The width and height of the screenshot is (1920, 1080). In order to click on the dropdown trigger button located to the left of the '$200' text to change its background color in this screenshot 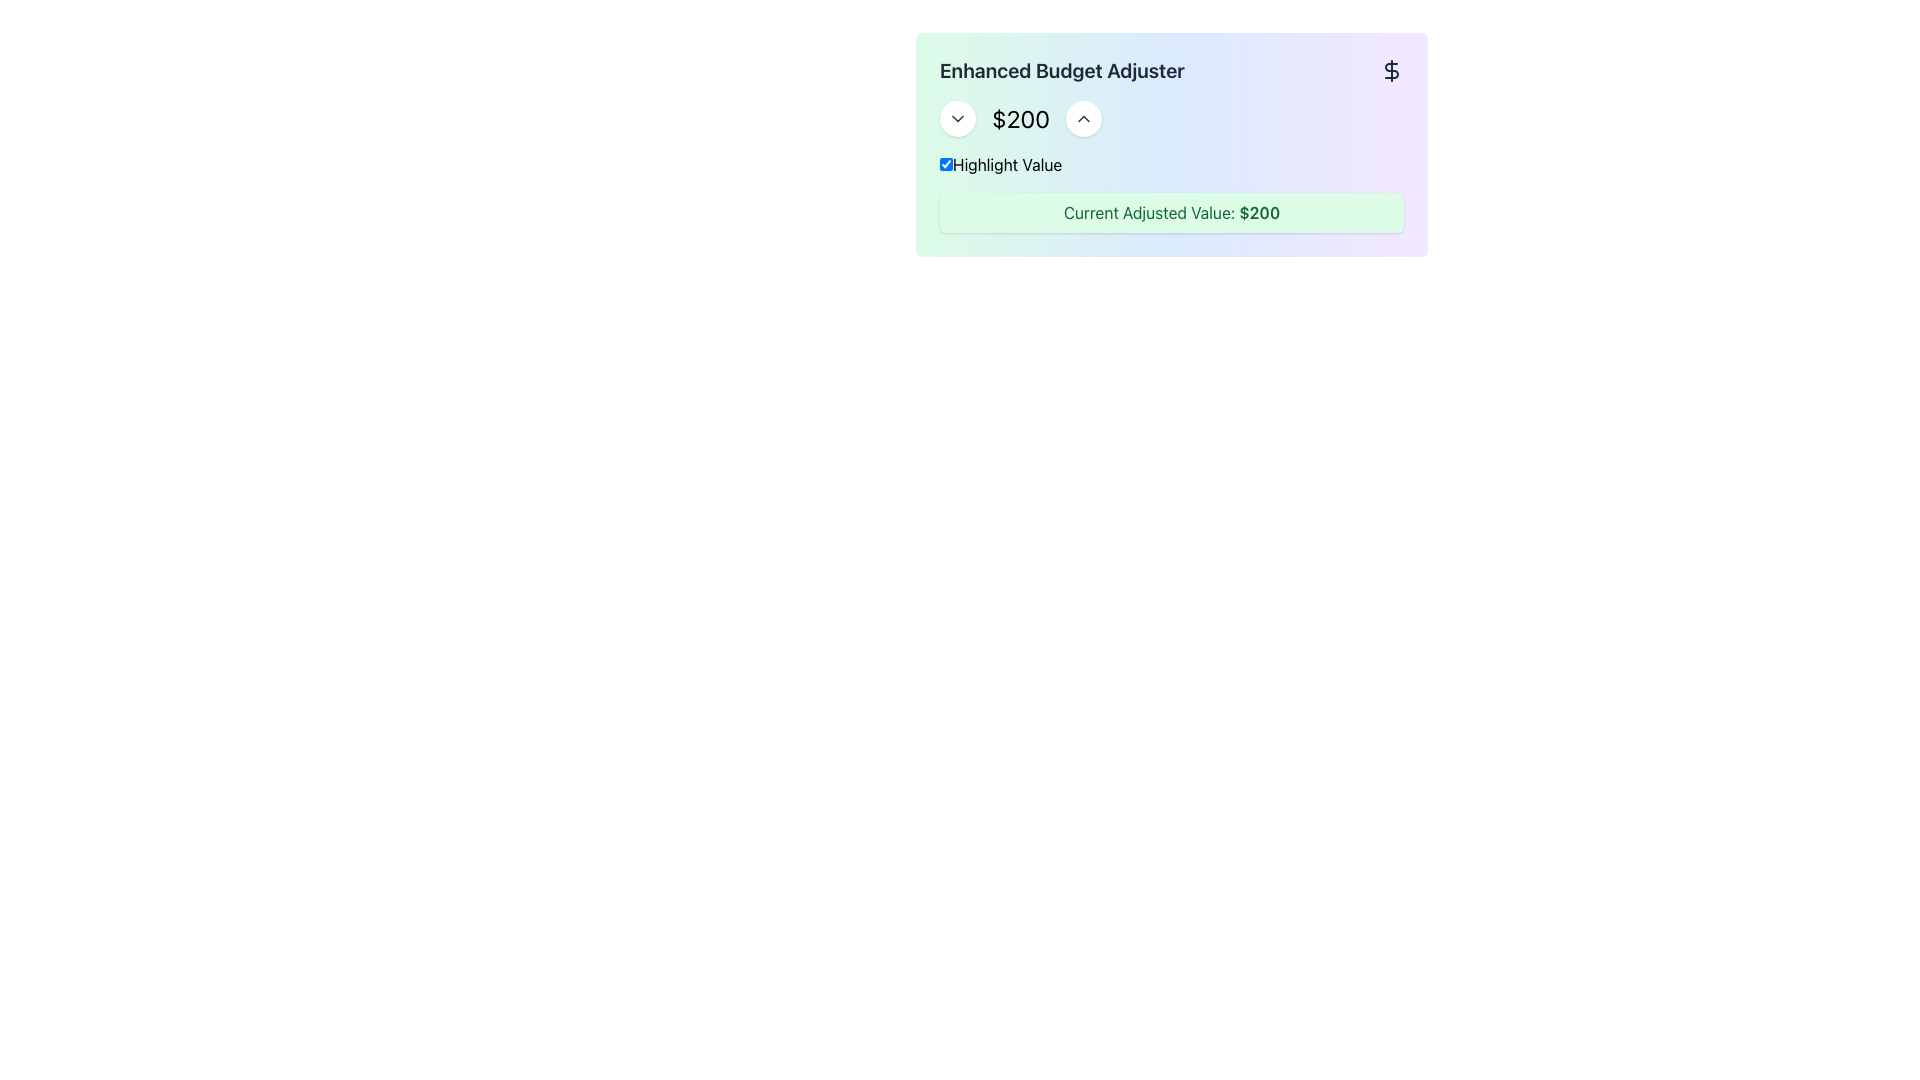, I will do `click(957, 119)`.